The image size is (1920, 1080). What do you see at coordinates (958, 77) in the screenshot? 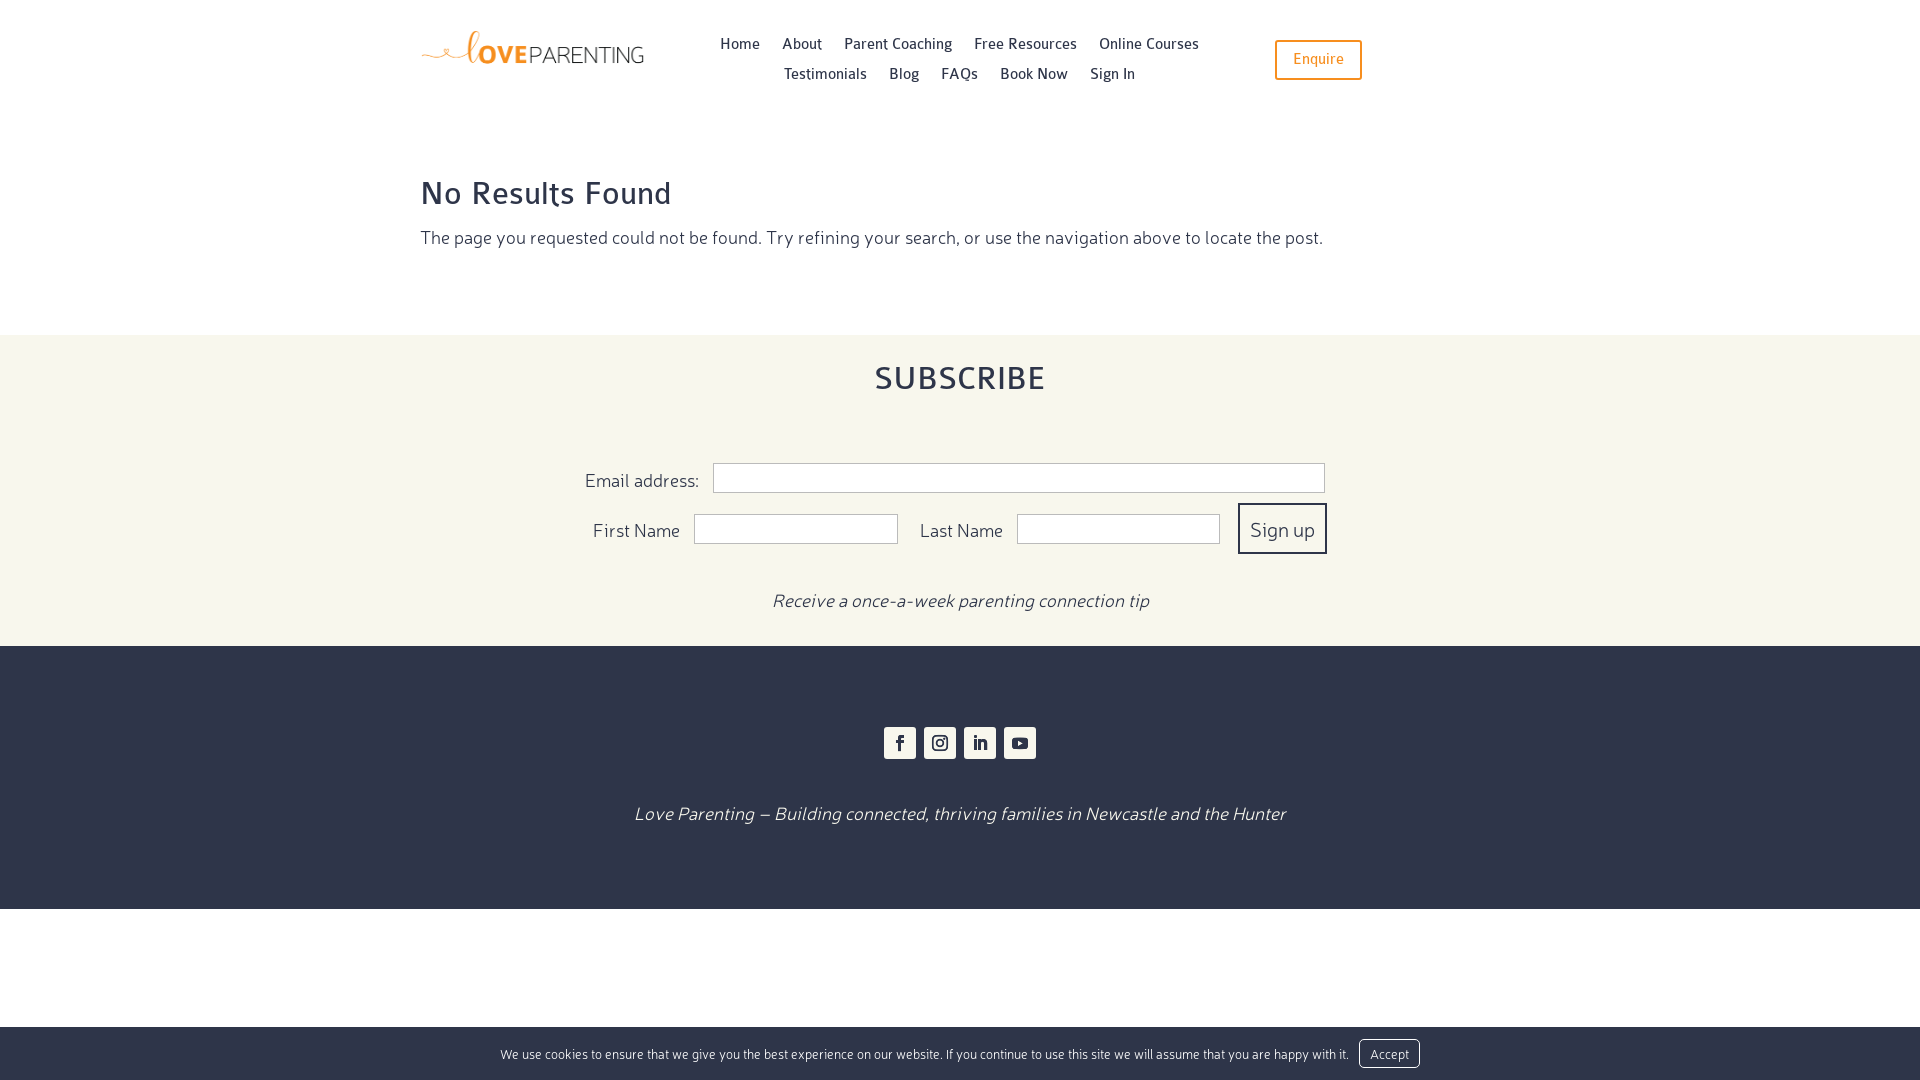
I see `'FAQs'` at bounding box center [958, 77].